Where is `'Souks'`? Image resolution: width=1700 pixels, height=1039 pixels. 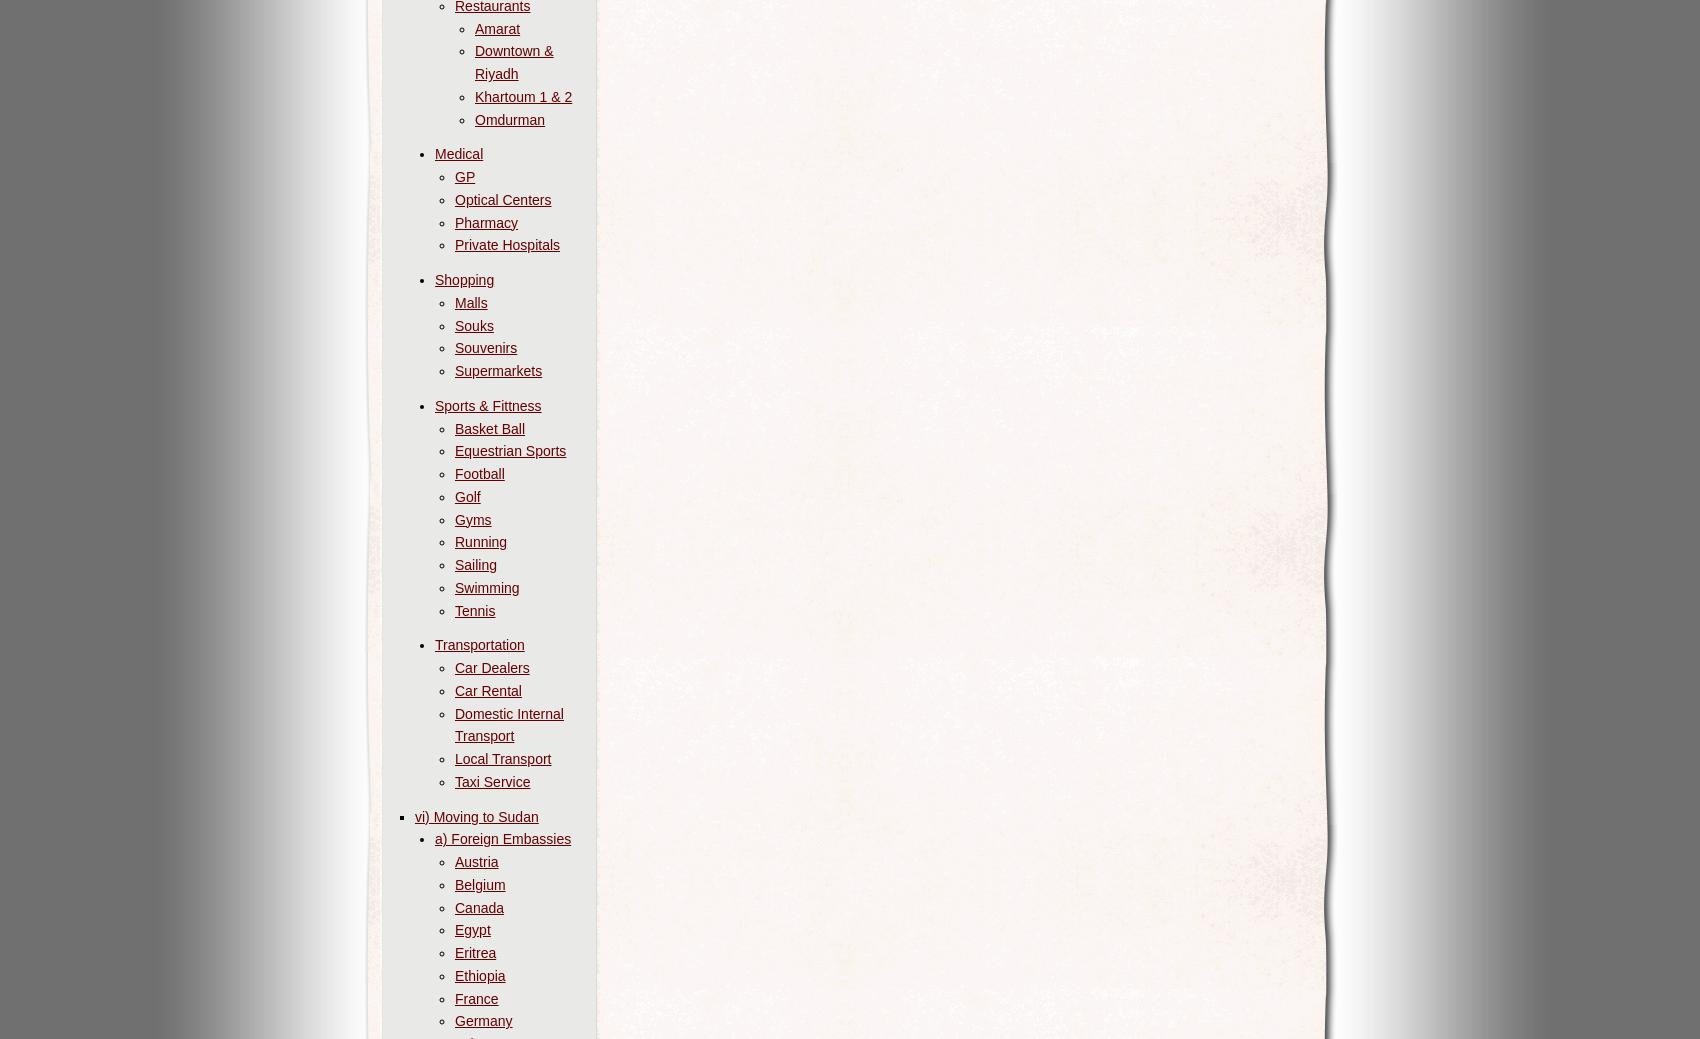
'Souks' is located at coordinates (473, 324).